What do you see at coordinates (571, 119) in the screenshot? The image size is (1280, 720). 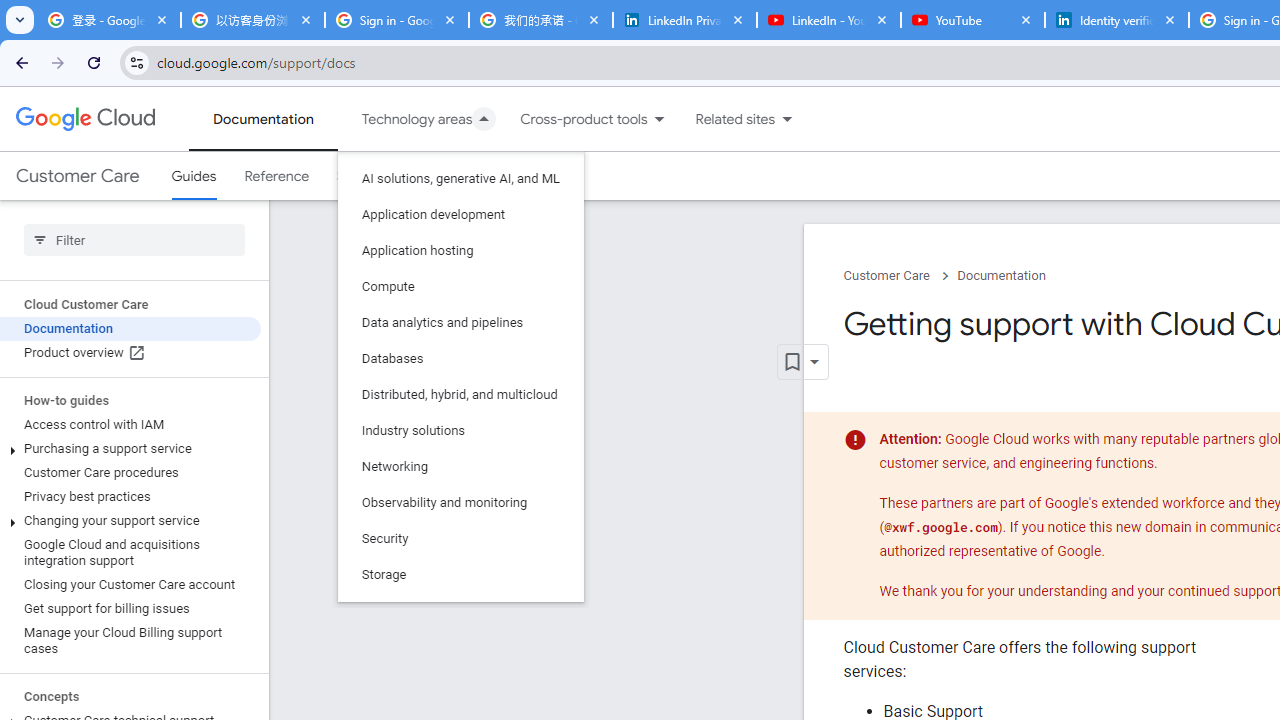 I see `'Cross-product tools'` at bounding box center [571, 119].